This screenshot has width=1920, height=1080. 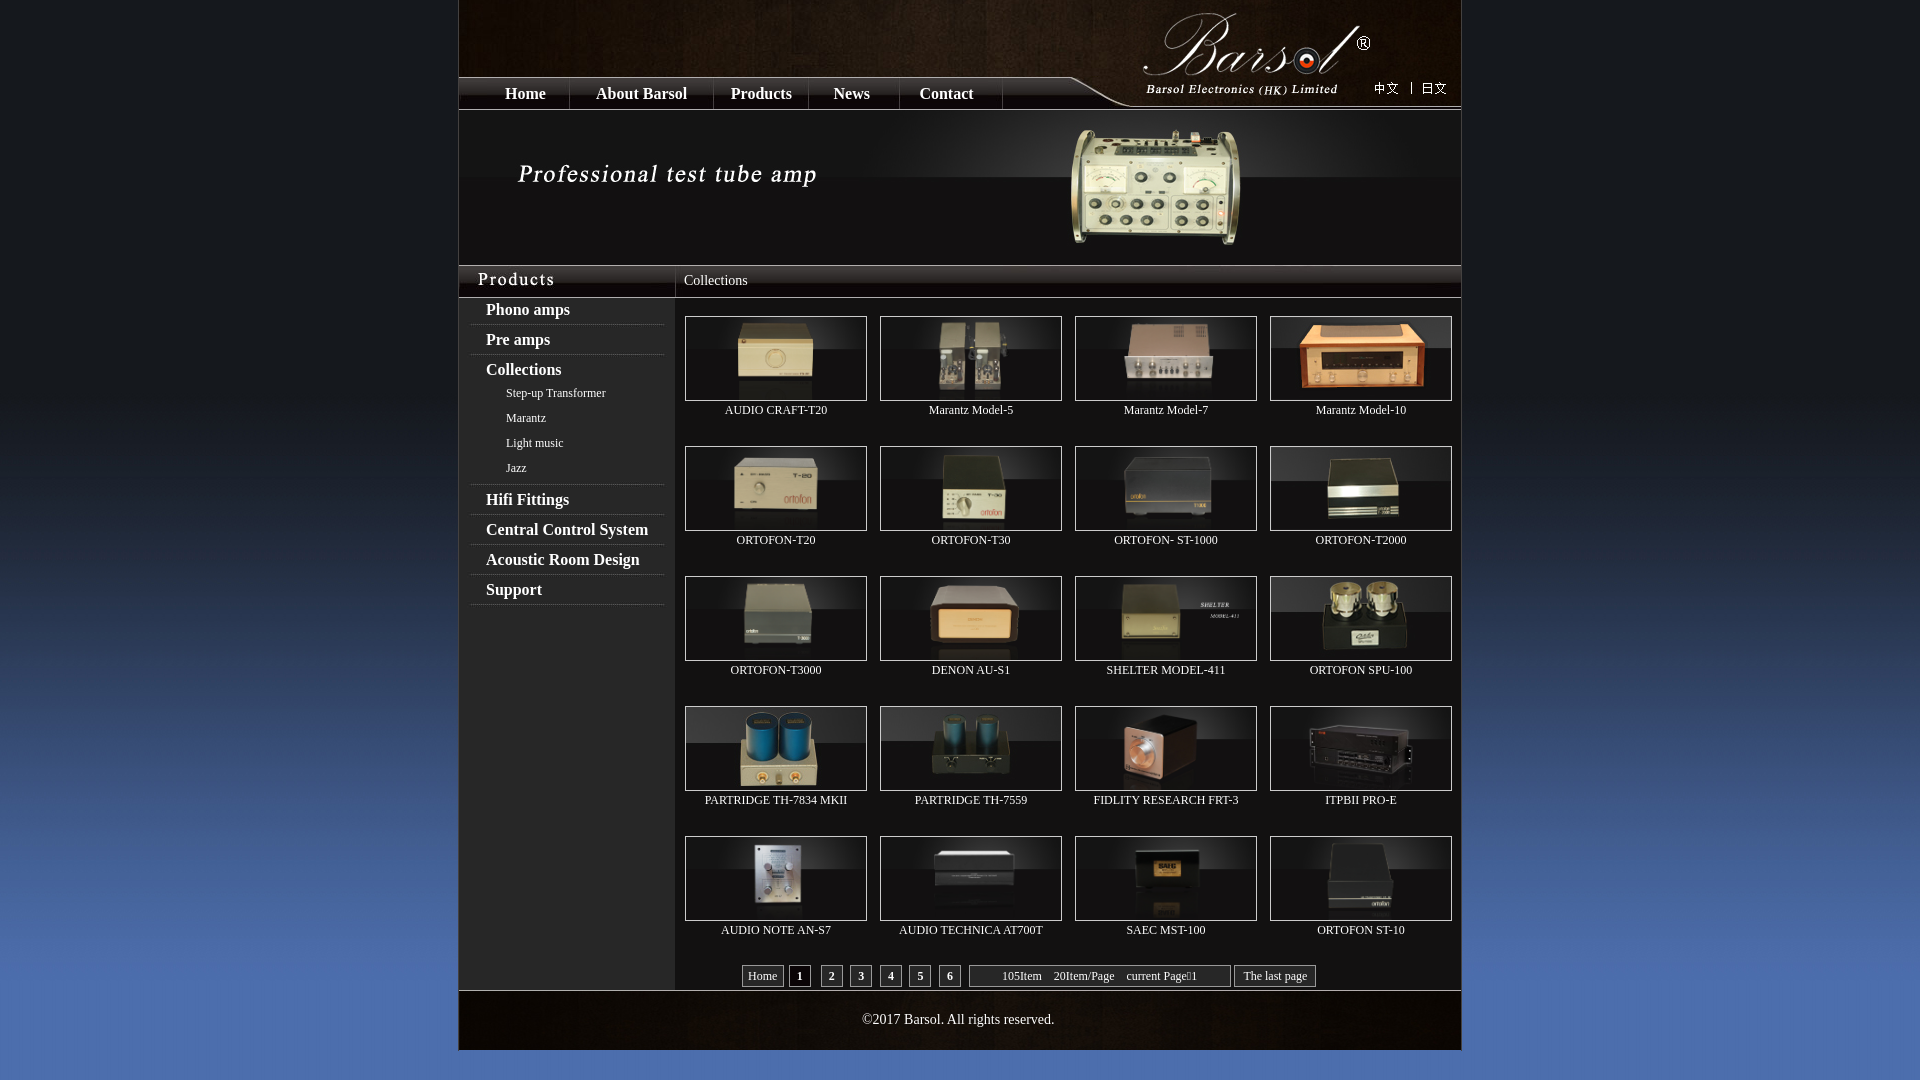 What do you see at coordinates (565, 369) in the screenshot?
I see `'Collections'` at bounding box center [565, 369].